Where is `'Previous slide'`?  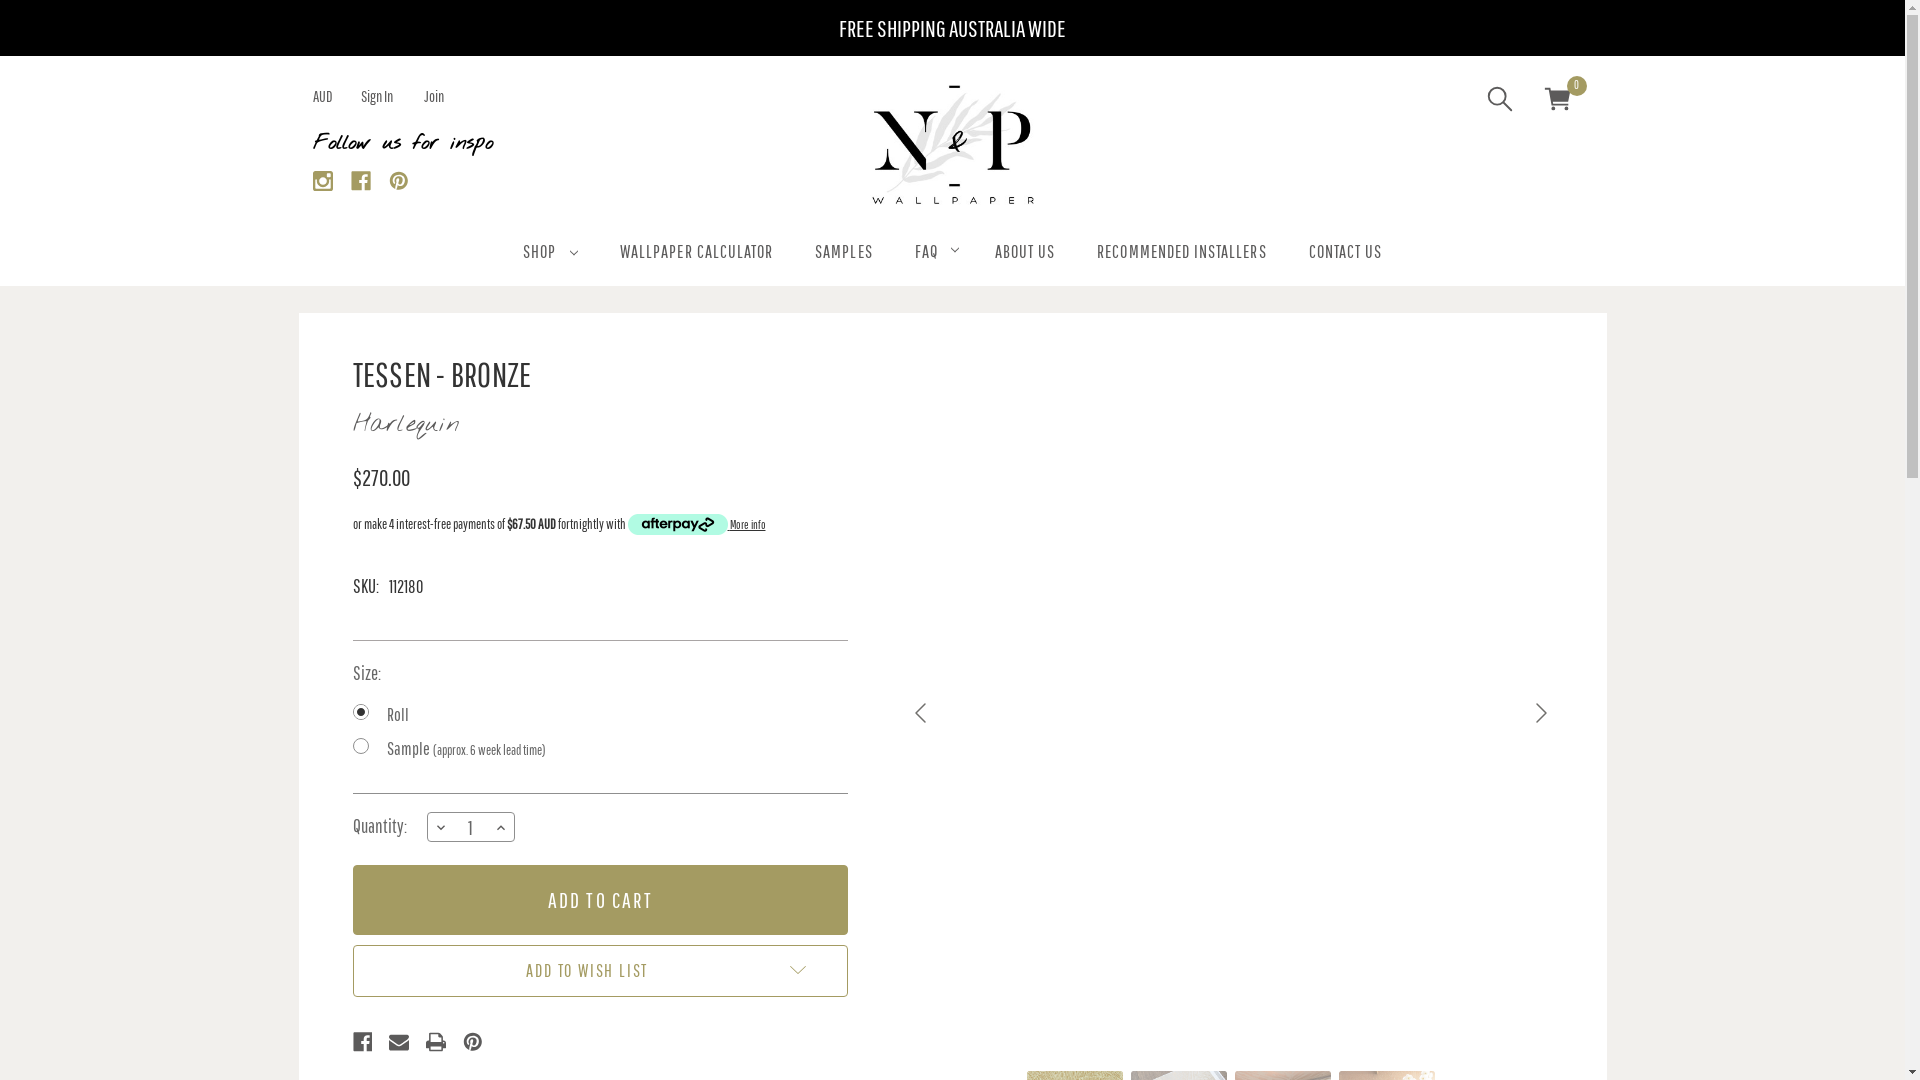 'Previous slide' is located at coordinates (920, 712).